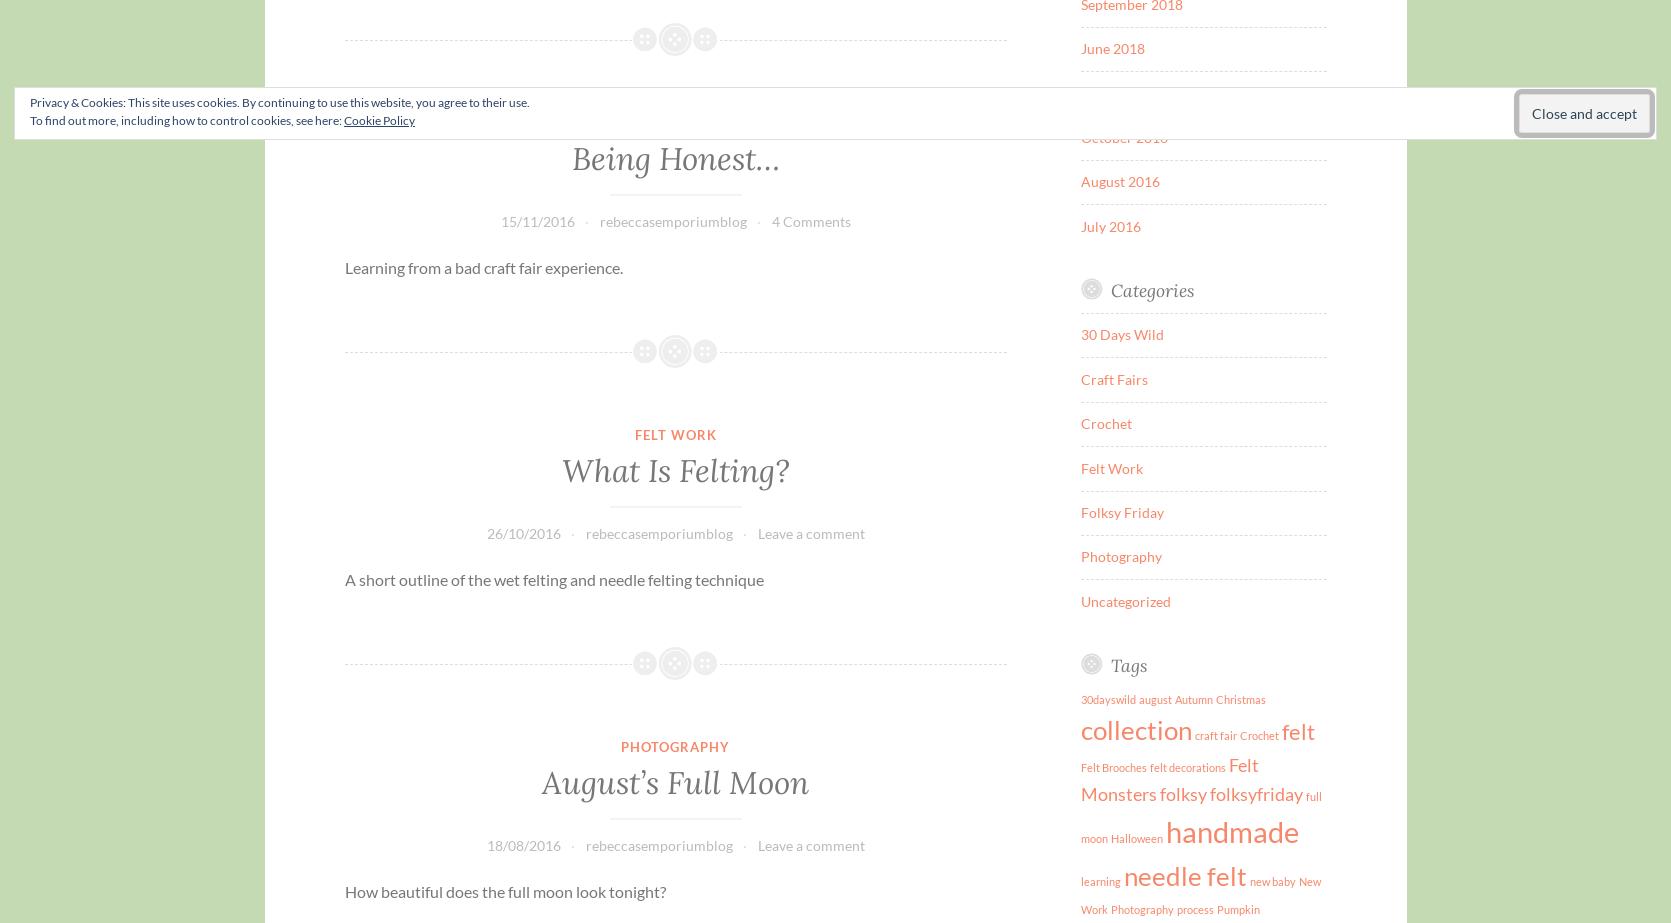  Describe the element at coordinates (481, 266) in the screenshot. I see `'Learning from a bad craft fair experience.'` at that location.